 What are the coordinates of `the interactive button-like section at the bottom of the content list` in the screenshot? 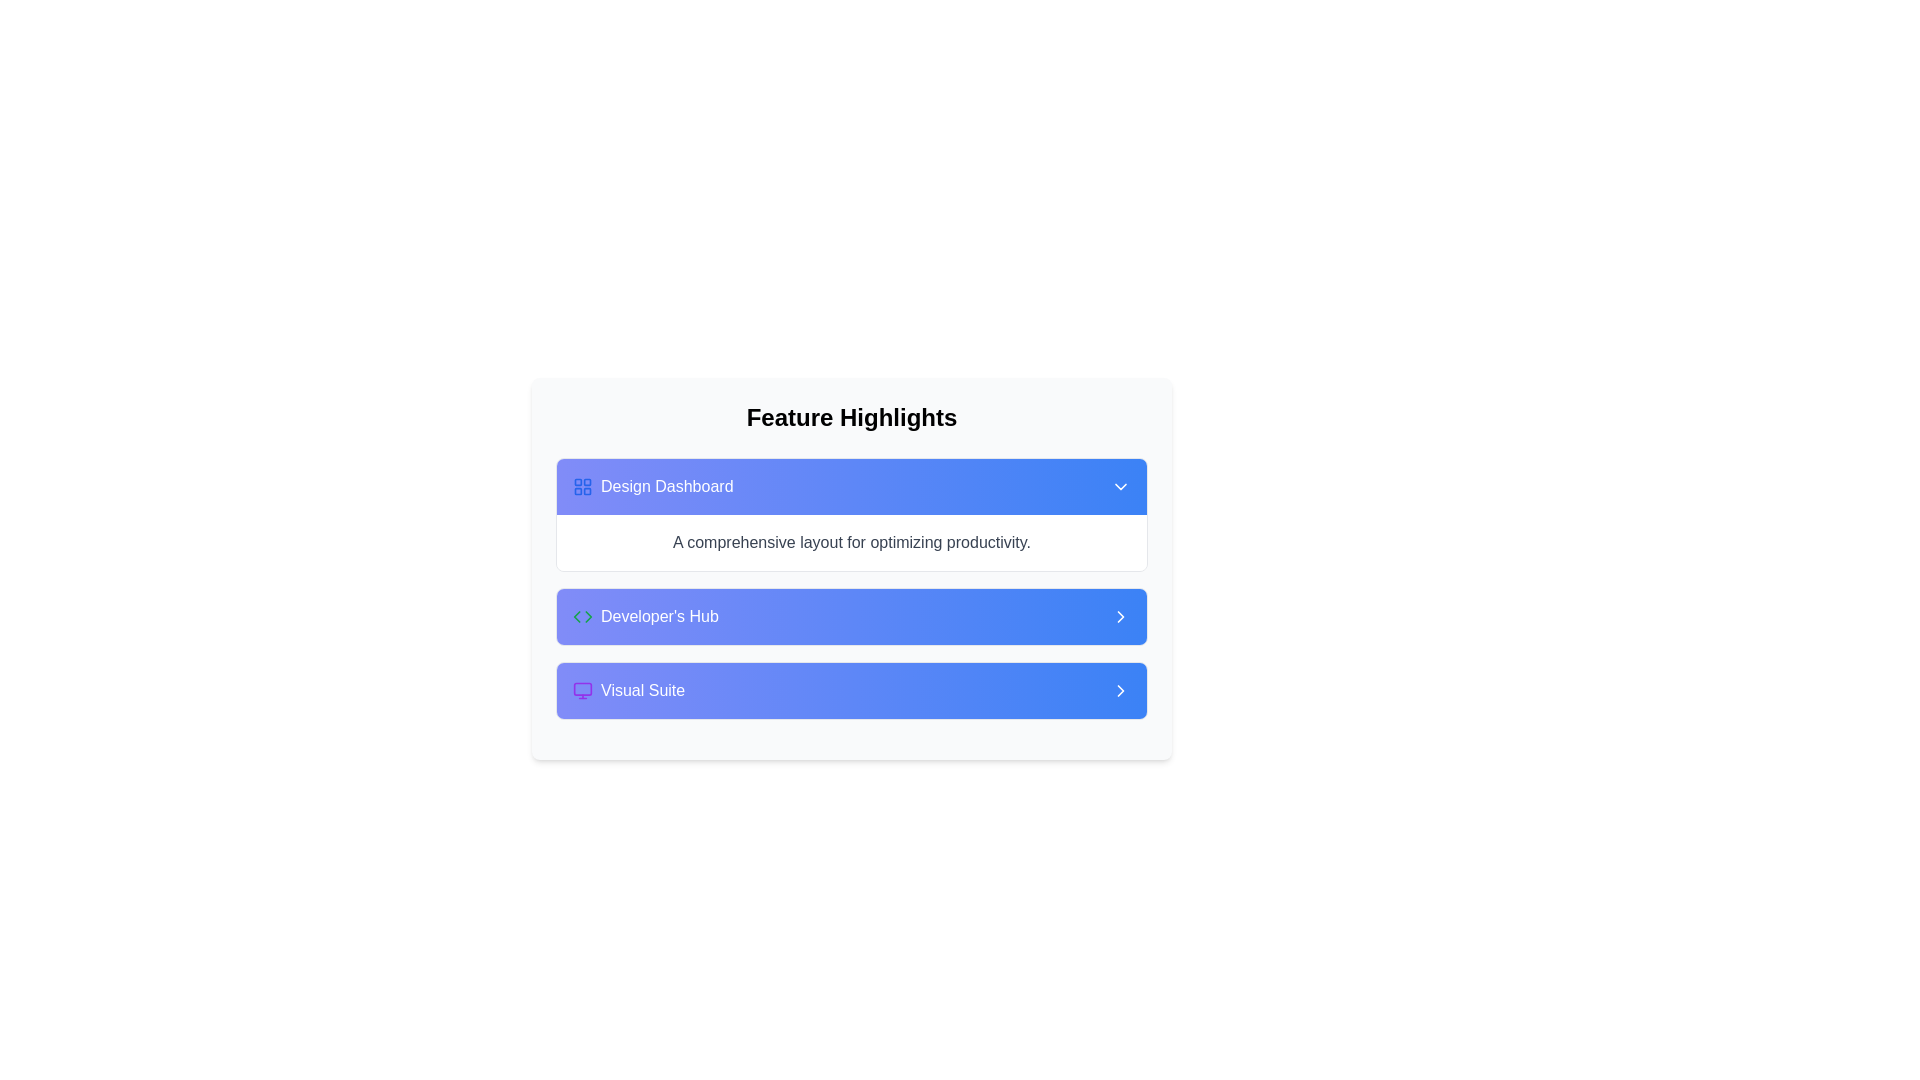 It's located at (851, 689).